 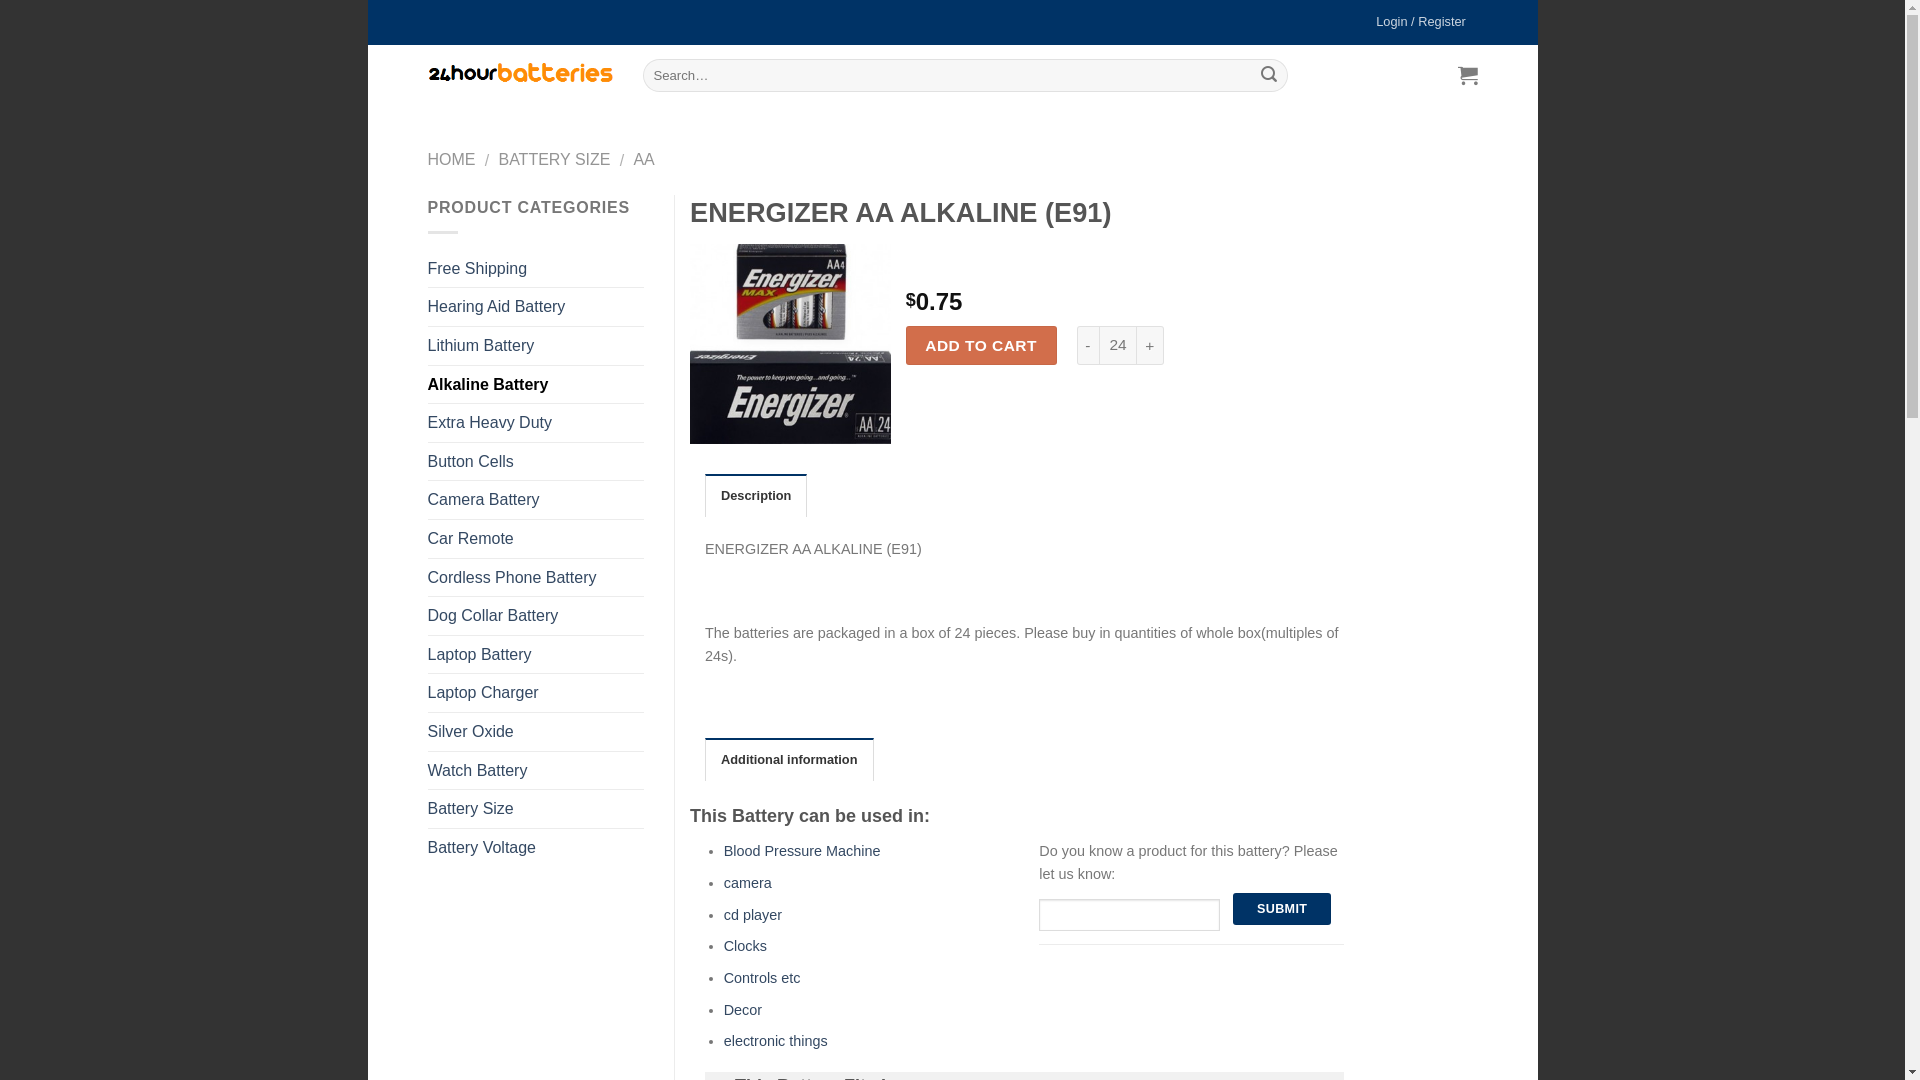 What do you see at coordinates (723, 851) in the screenshot?
I see `'Blood Pressure Machine'` at bounding box center [723, 851].